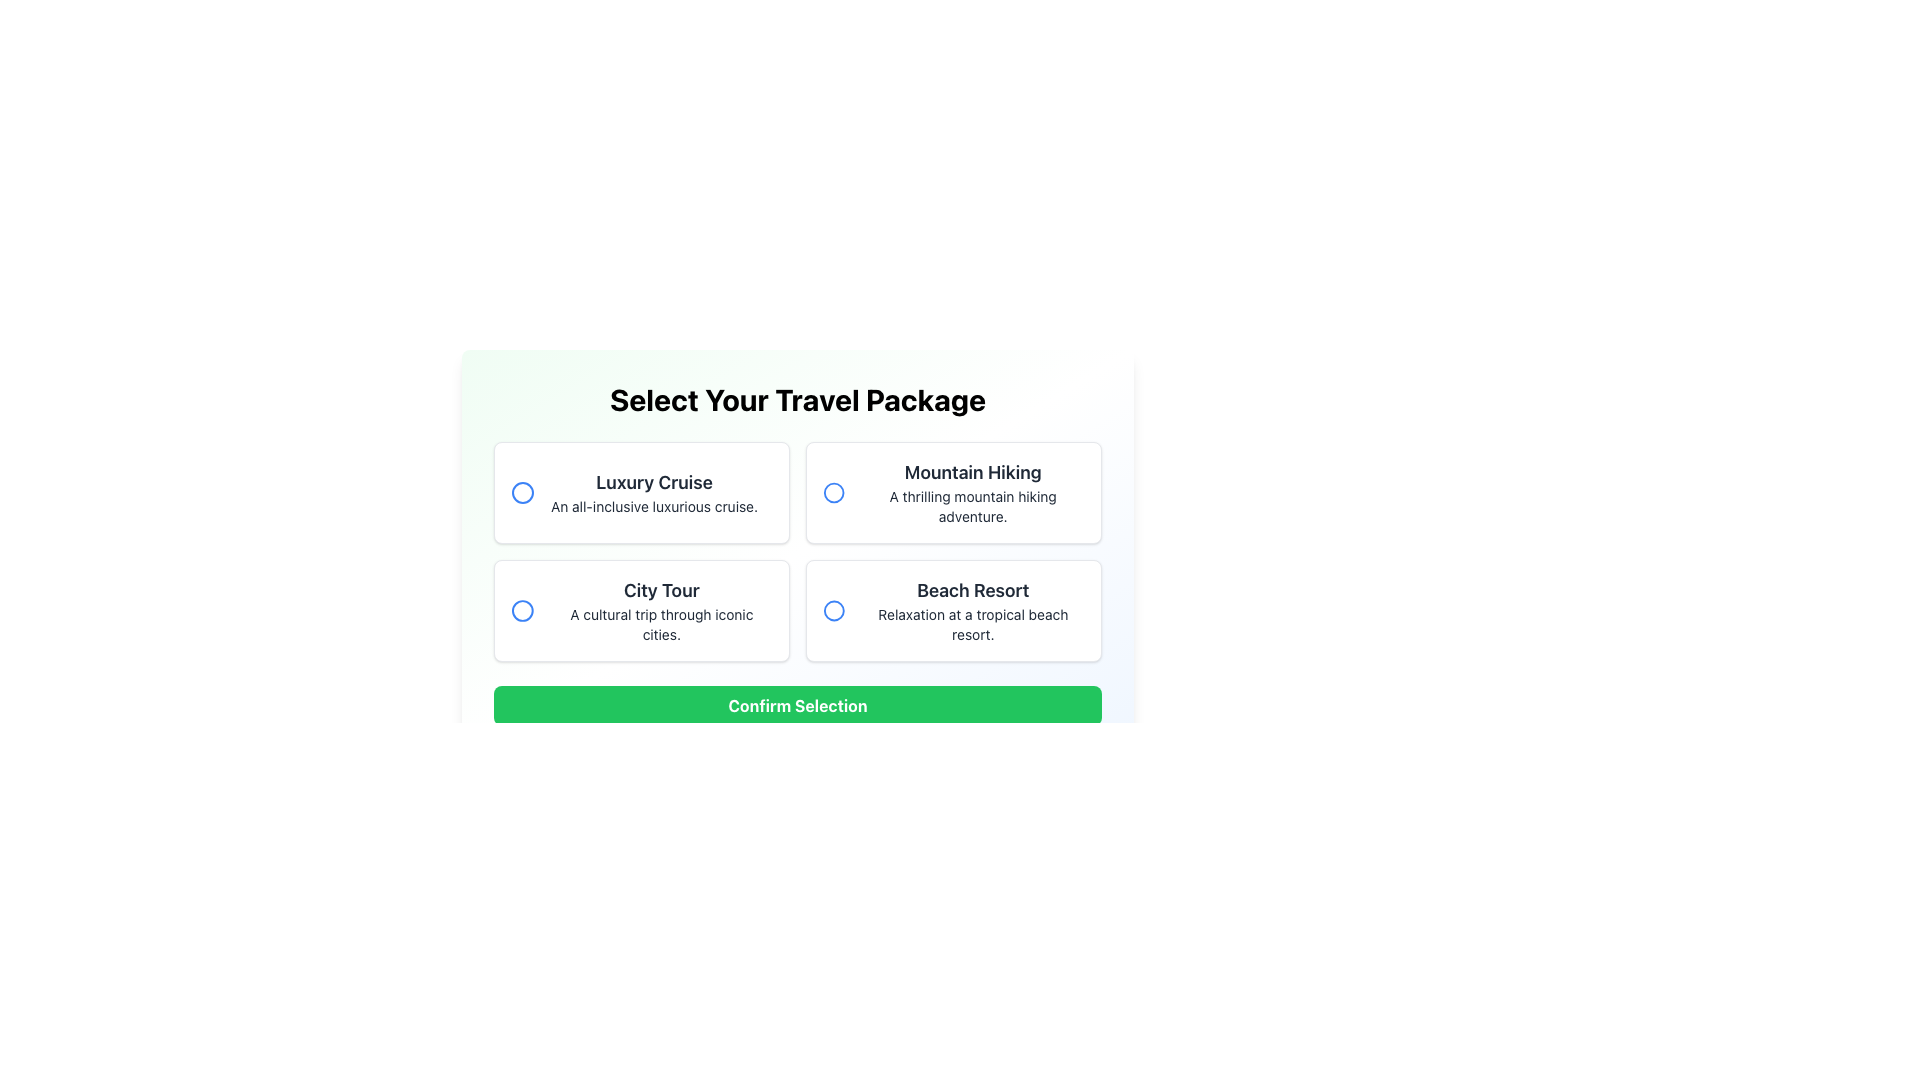 This screenshot has width=1920, height=1080. What do you see at coordinates (973, 505) in the screenshot?
I see `textual description located directly below the heading 'Mountain Hiking', which states 'A thrilling mountain hiking adventure.'` at bounding box center [973, 505].